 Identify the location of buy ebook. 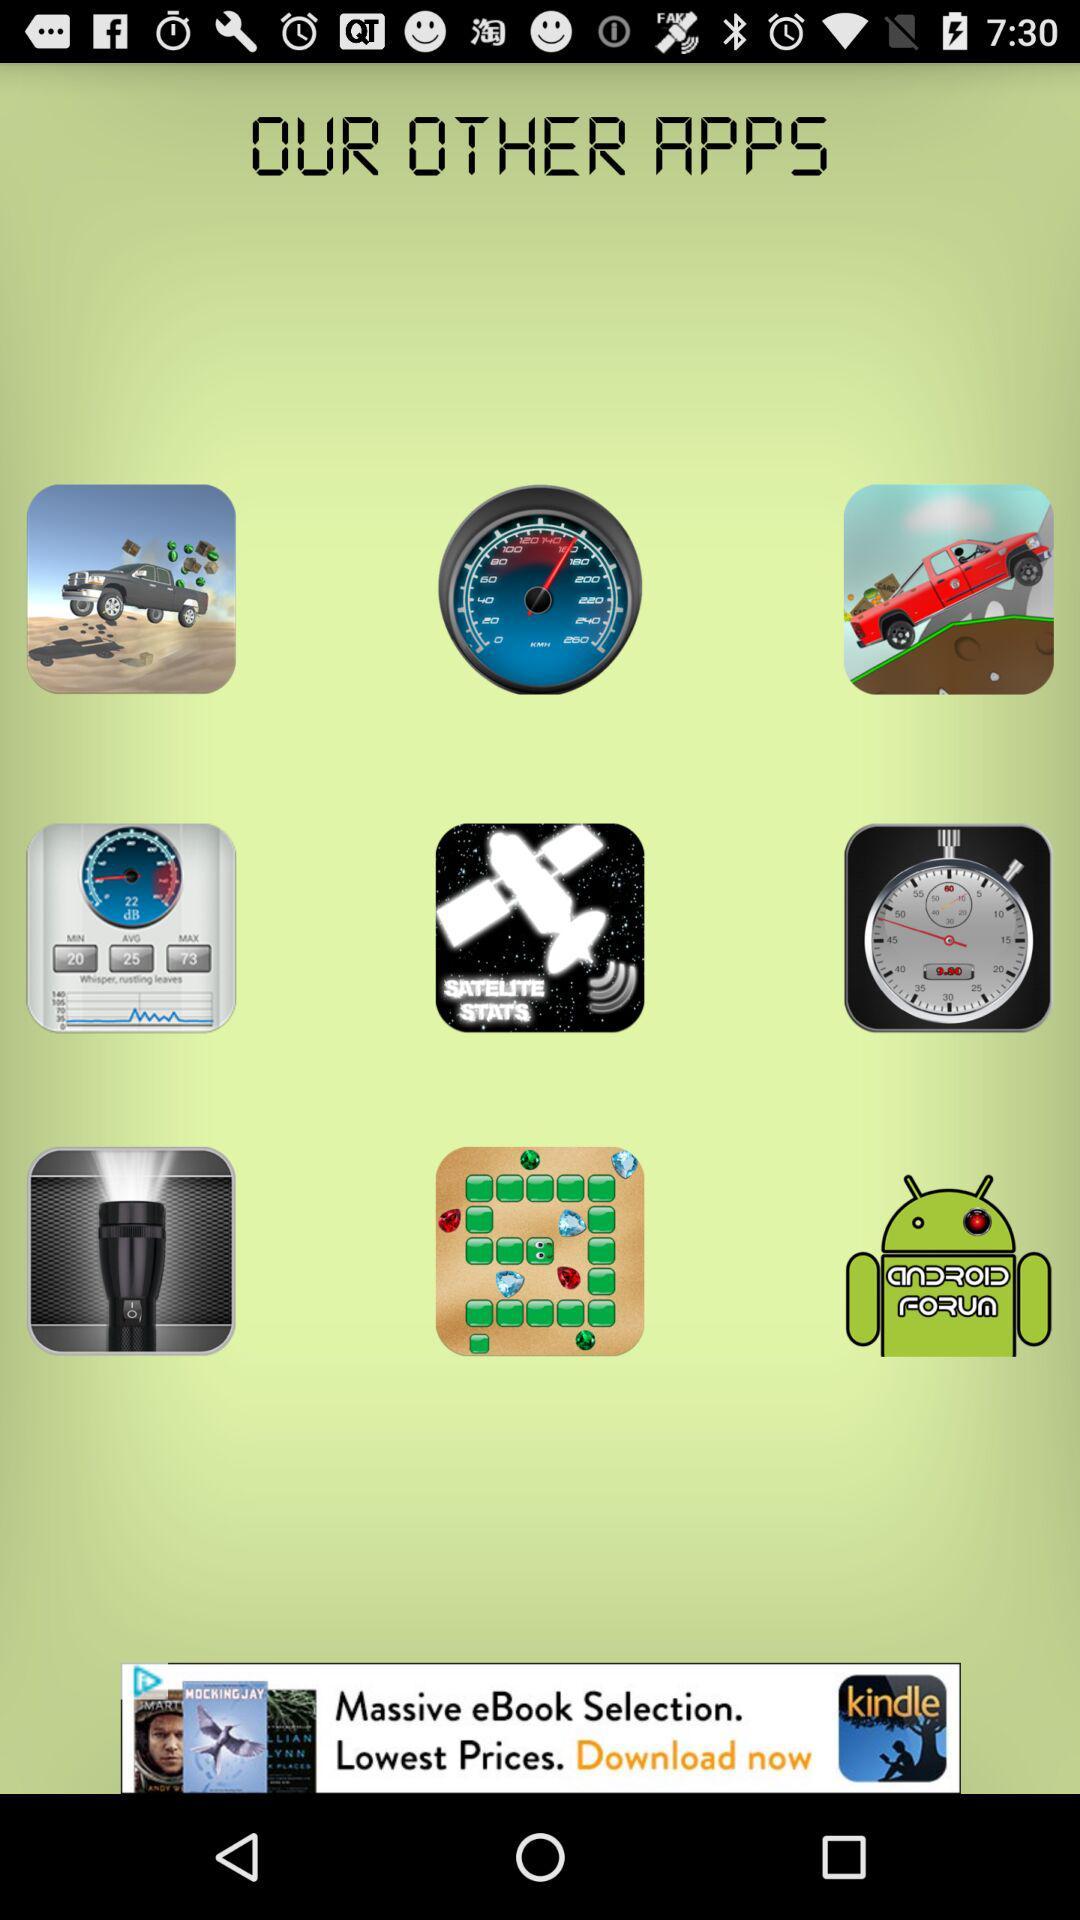
(540, 1727).